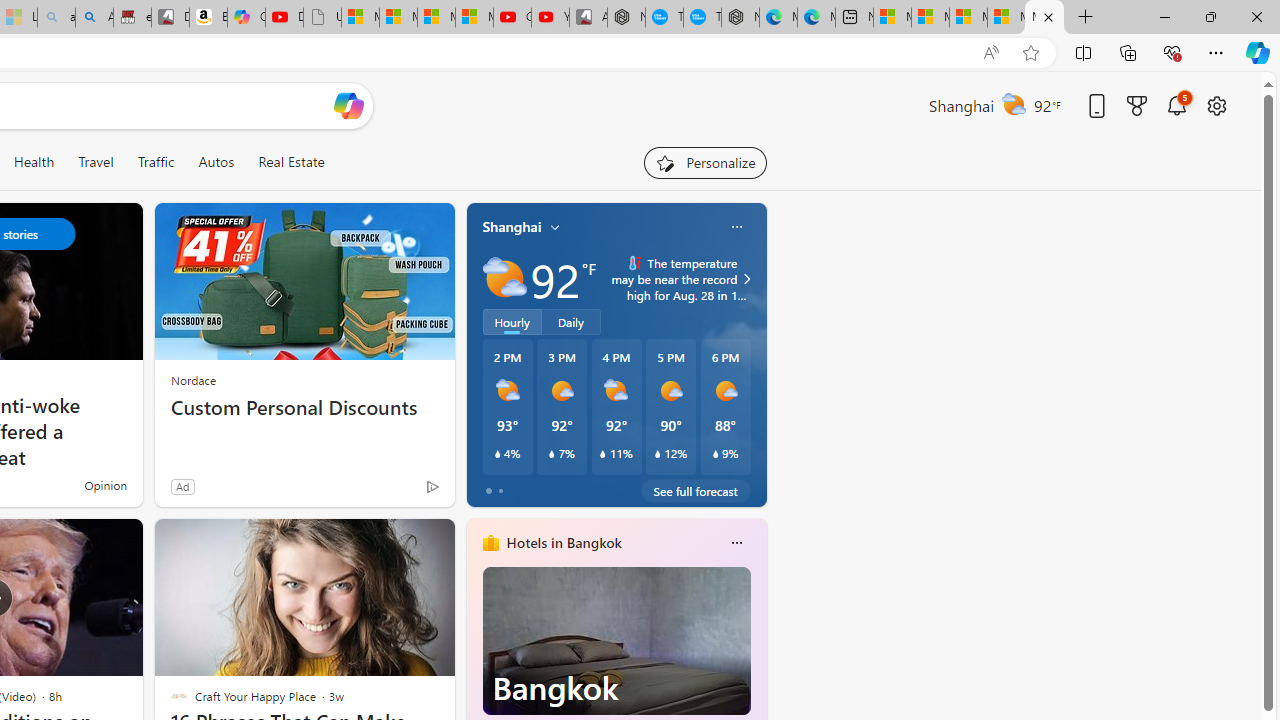 The height and width of the screenshot is (720, 1280). What do you see at coordinates (290, 161) in the screenshot?
I see `'Real Estate'` at bounding box center [290, 161].